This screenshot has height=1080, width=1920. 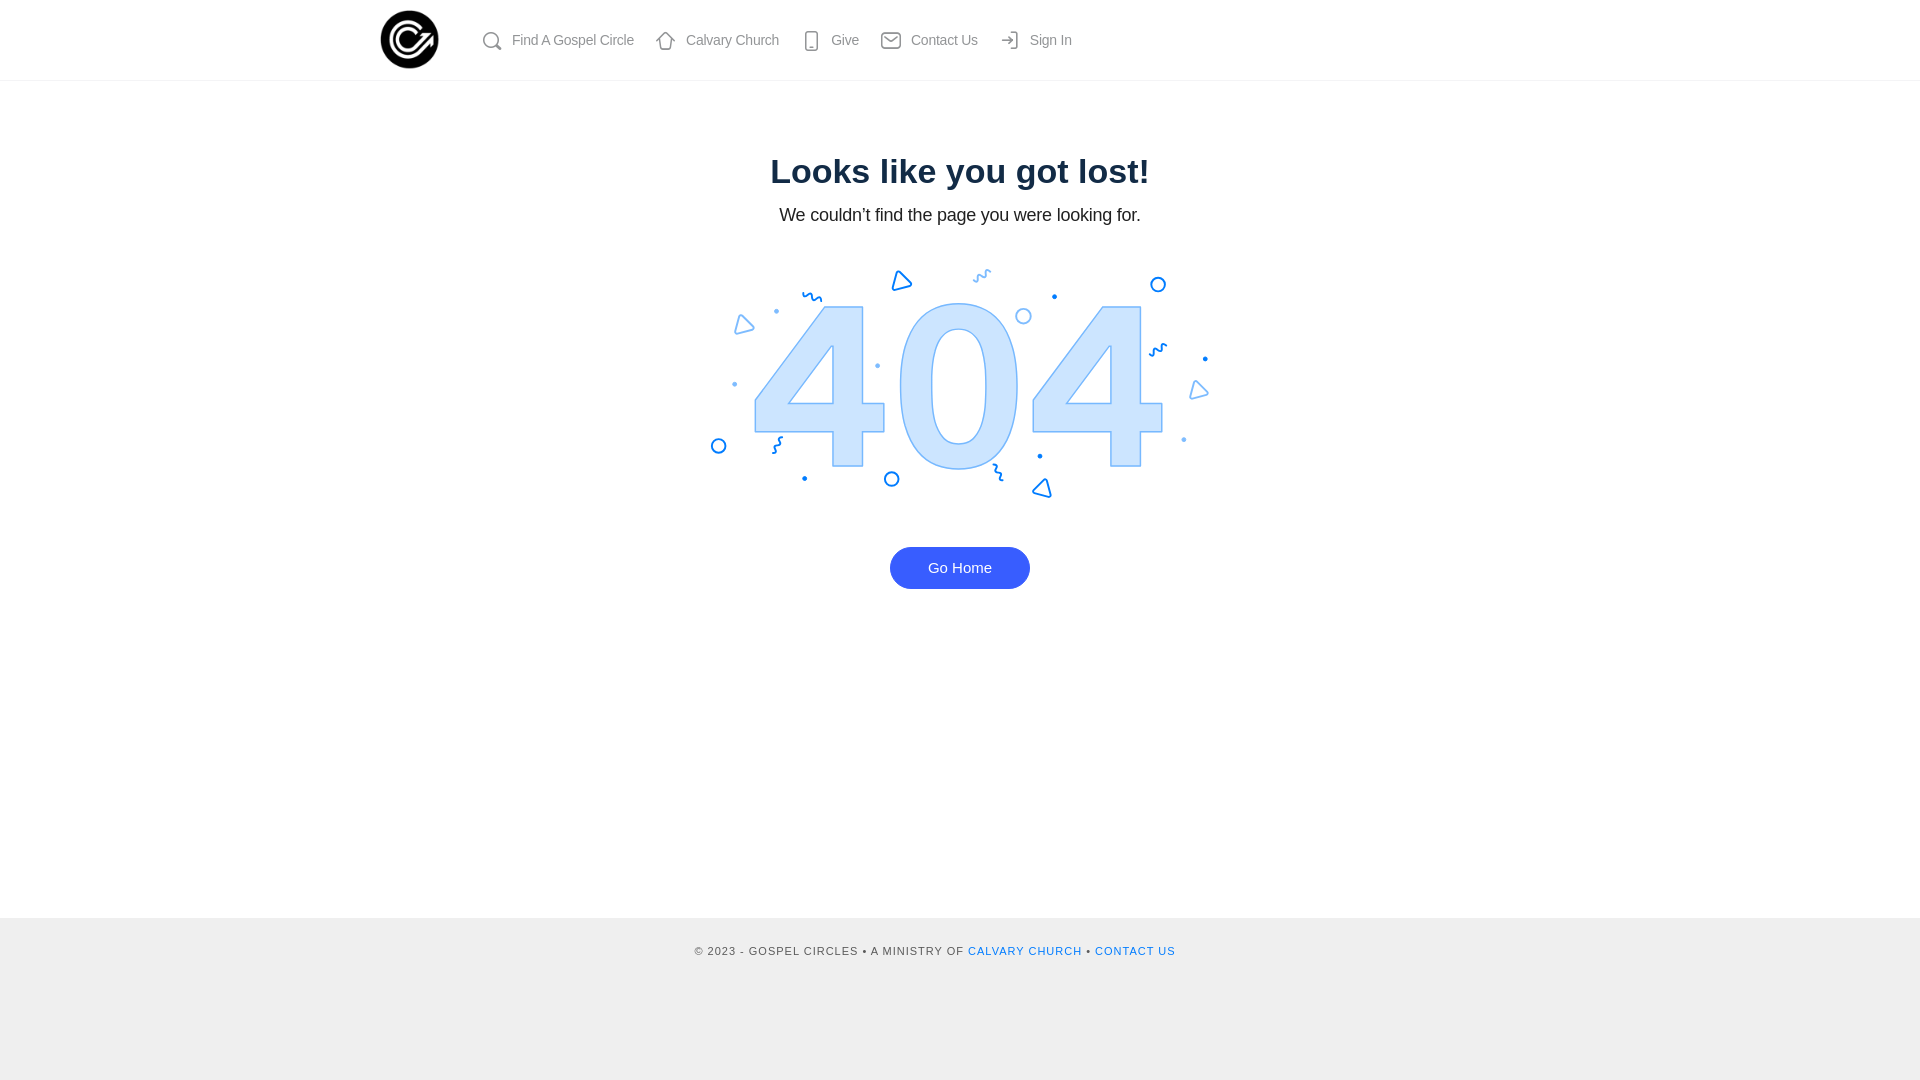 I want to click on 'Go Home', so click(x=960, y=567).